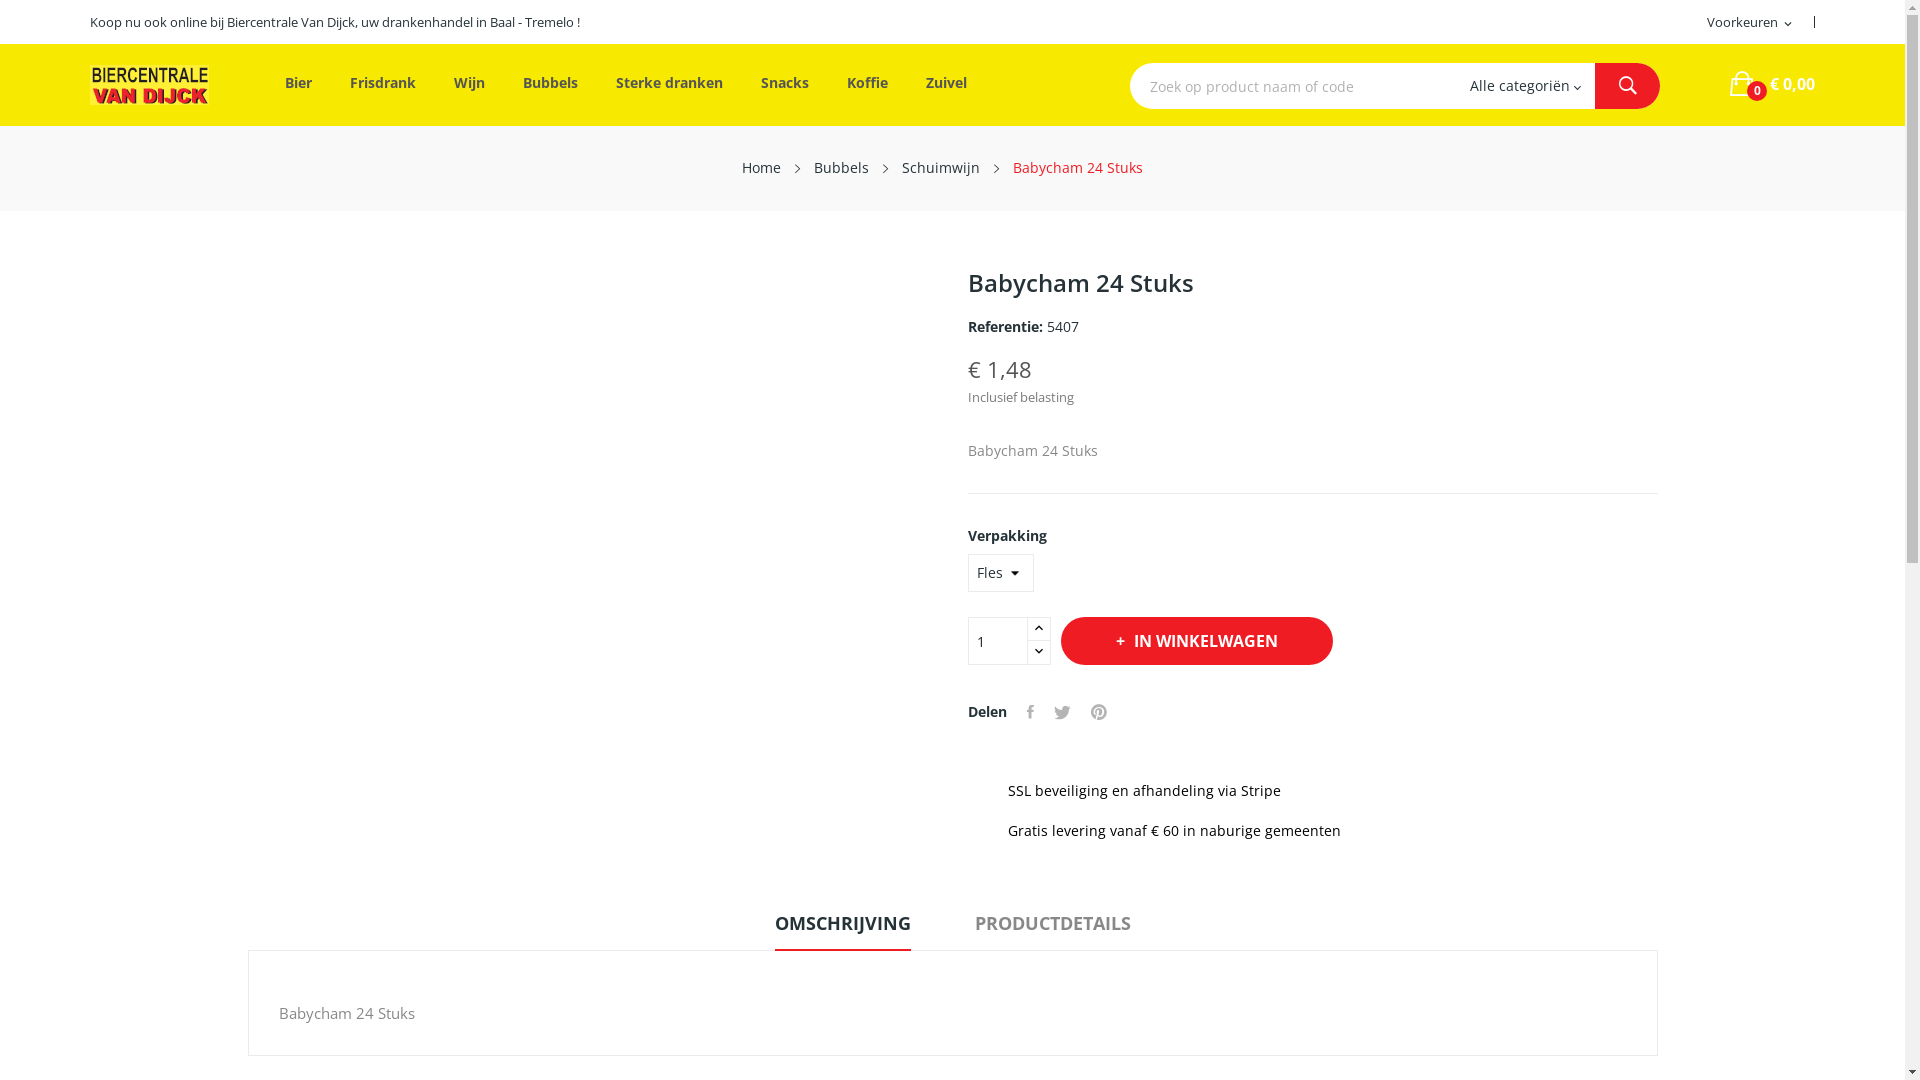 This screenshot has width=1920, height=1080. Describe the element at coordinates (1050, 930) in the screenshot. I see `'PRODUCTDETAILS'` at that location.